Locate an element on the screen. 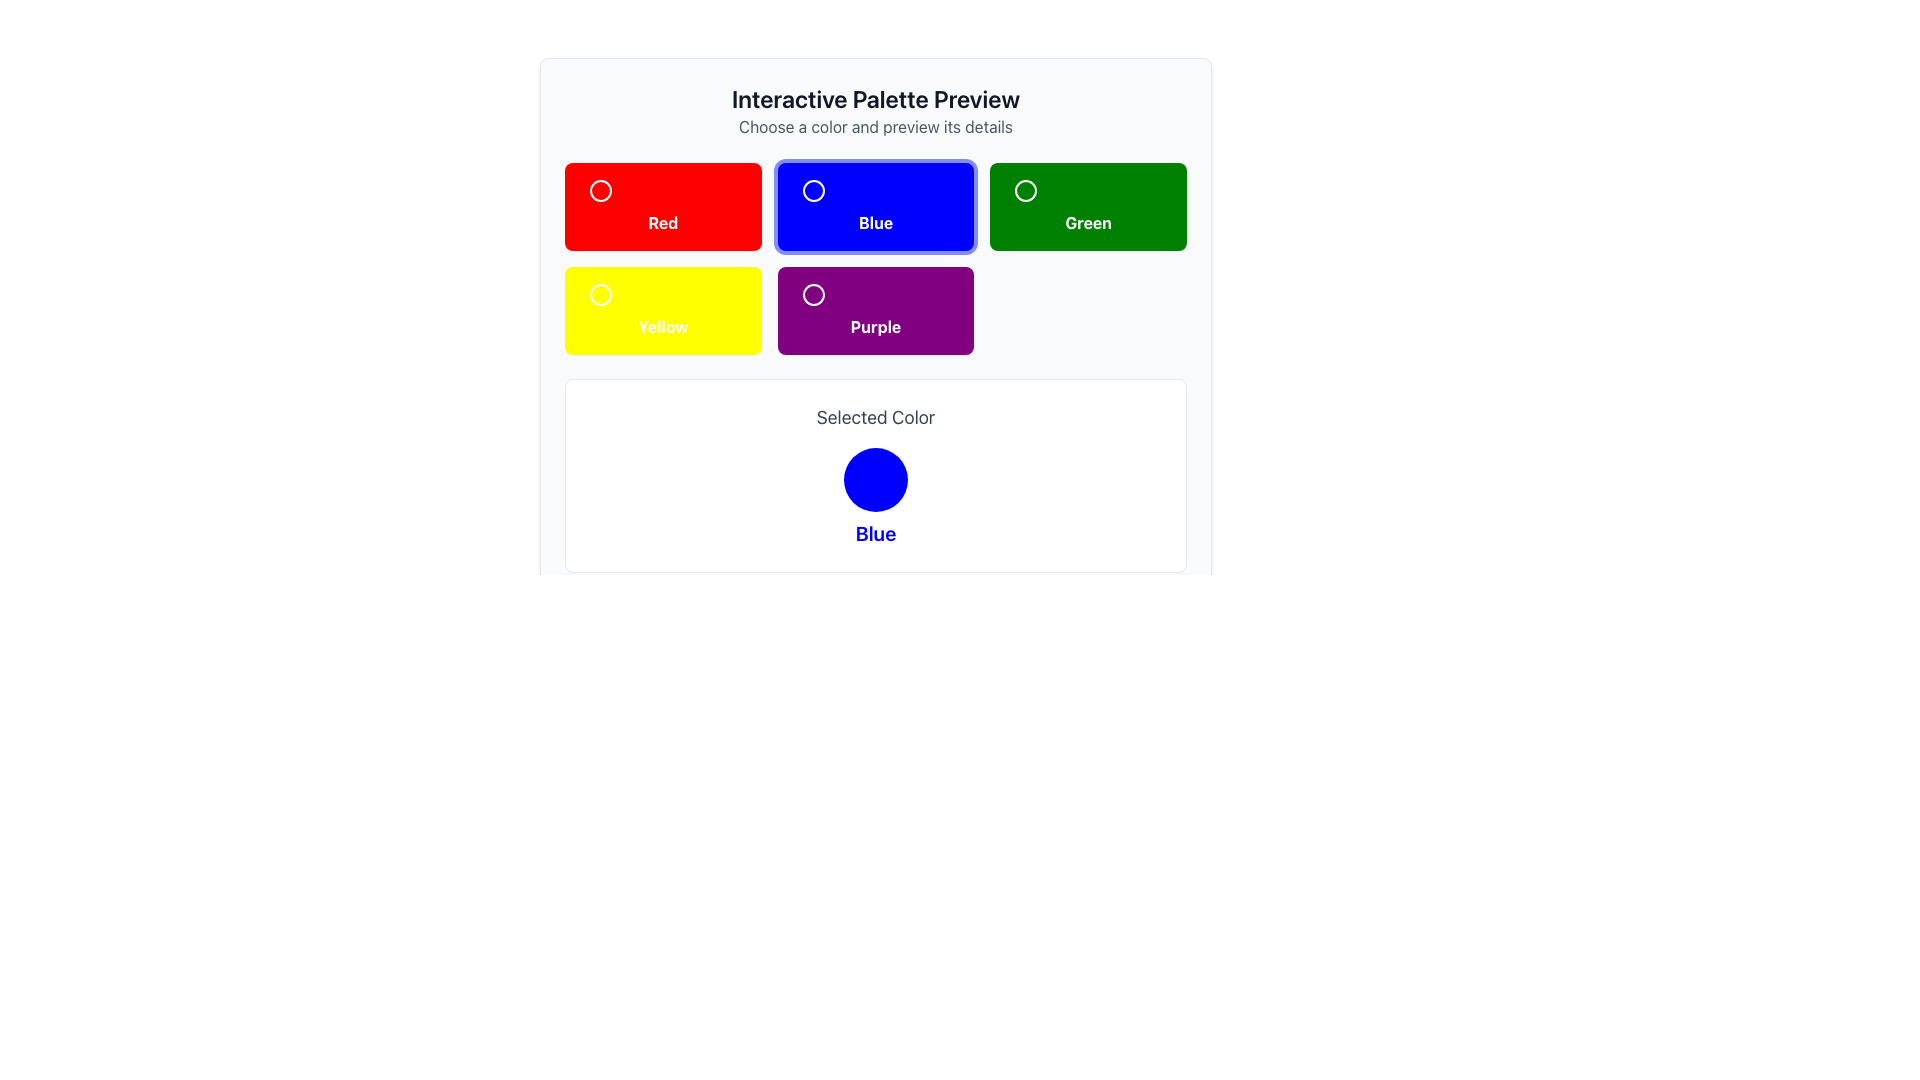 Image resolution: width=1920 pixels, height=1080 pixels. the circular visual indicator within the 'Yellow' button to verify its selection state is located at coordinates (599, 294).